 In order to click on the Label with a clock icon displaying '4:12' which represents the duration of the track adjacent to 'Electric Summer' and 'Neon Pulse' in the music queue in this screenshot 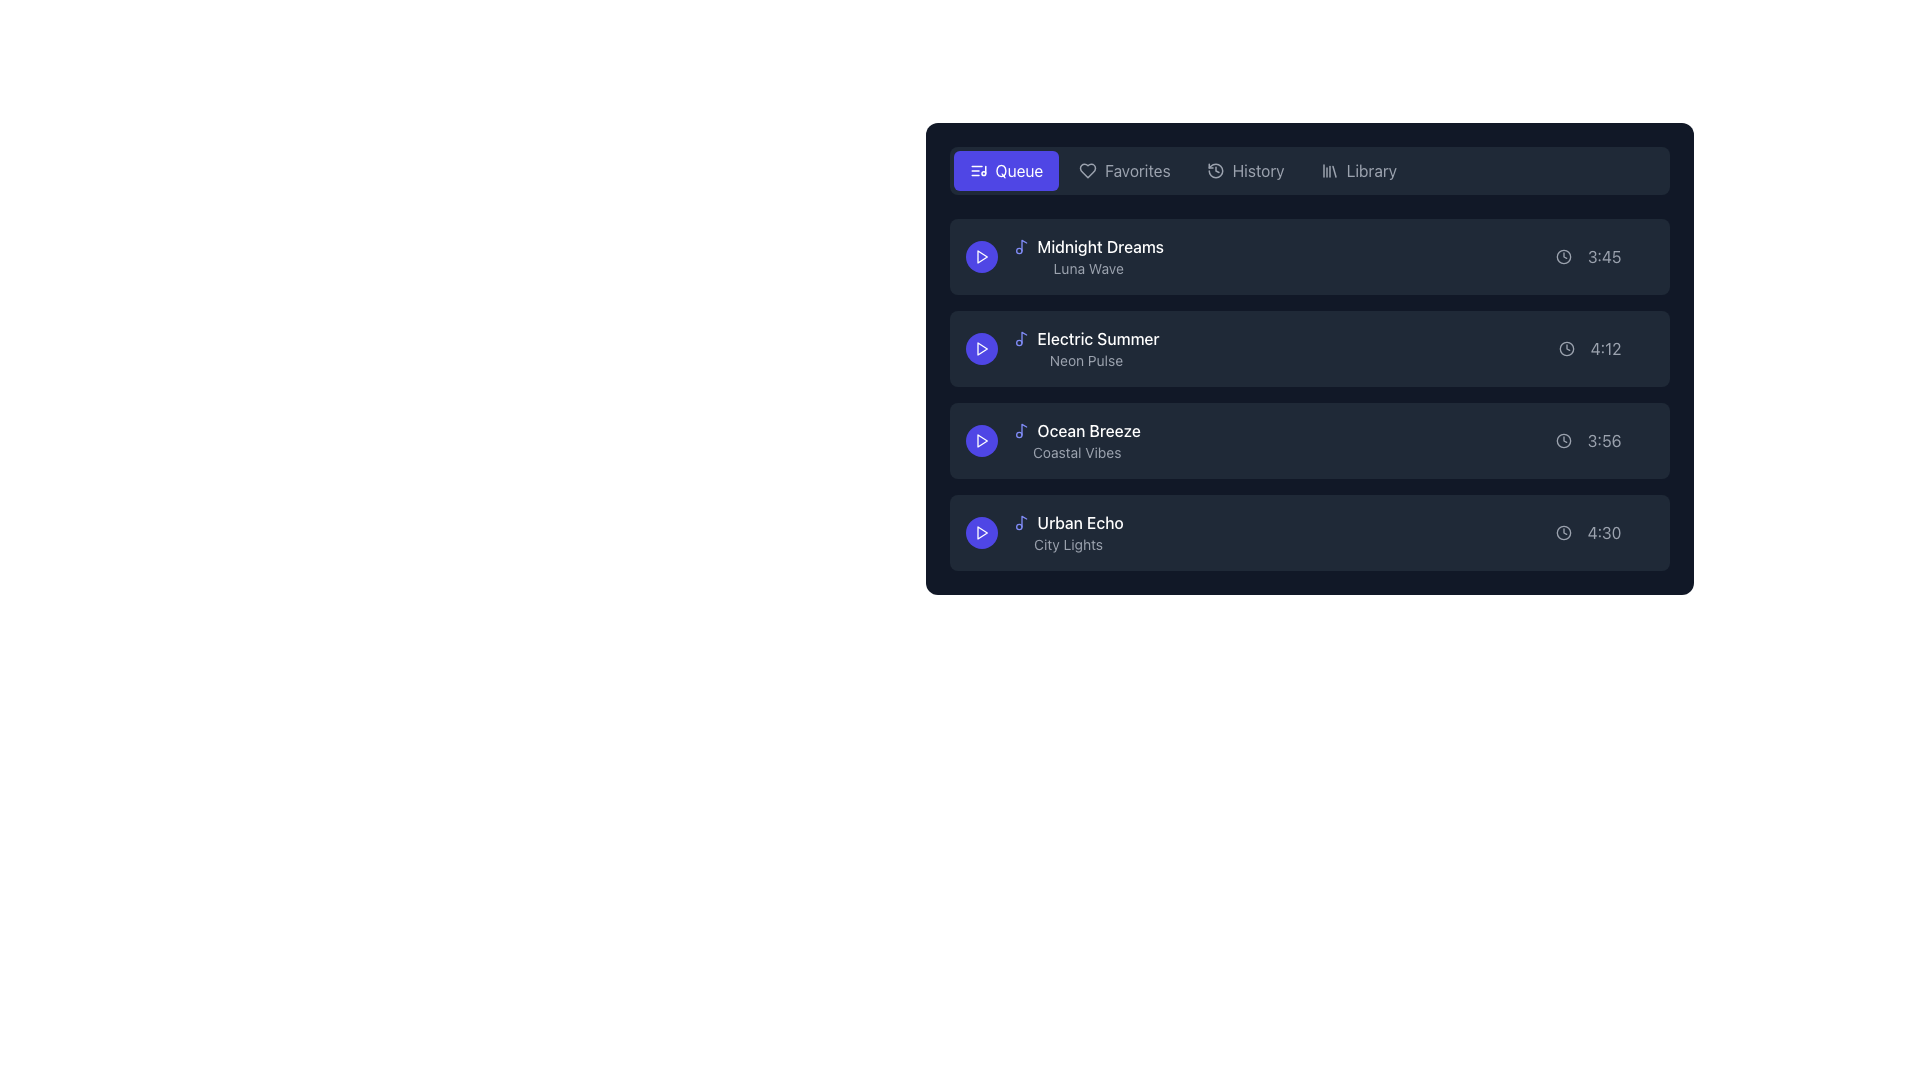, I will do `click(1606, 347)`.